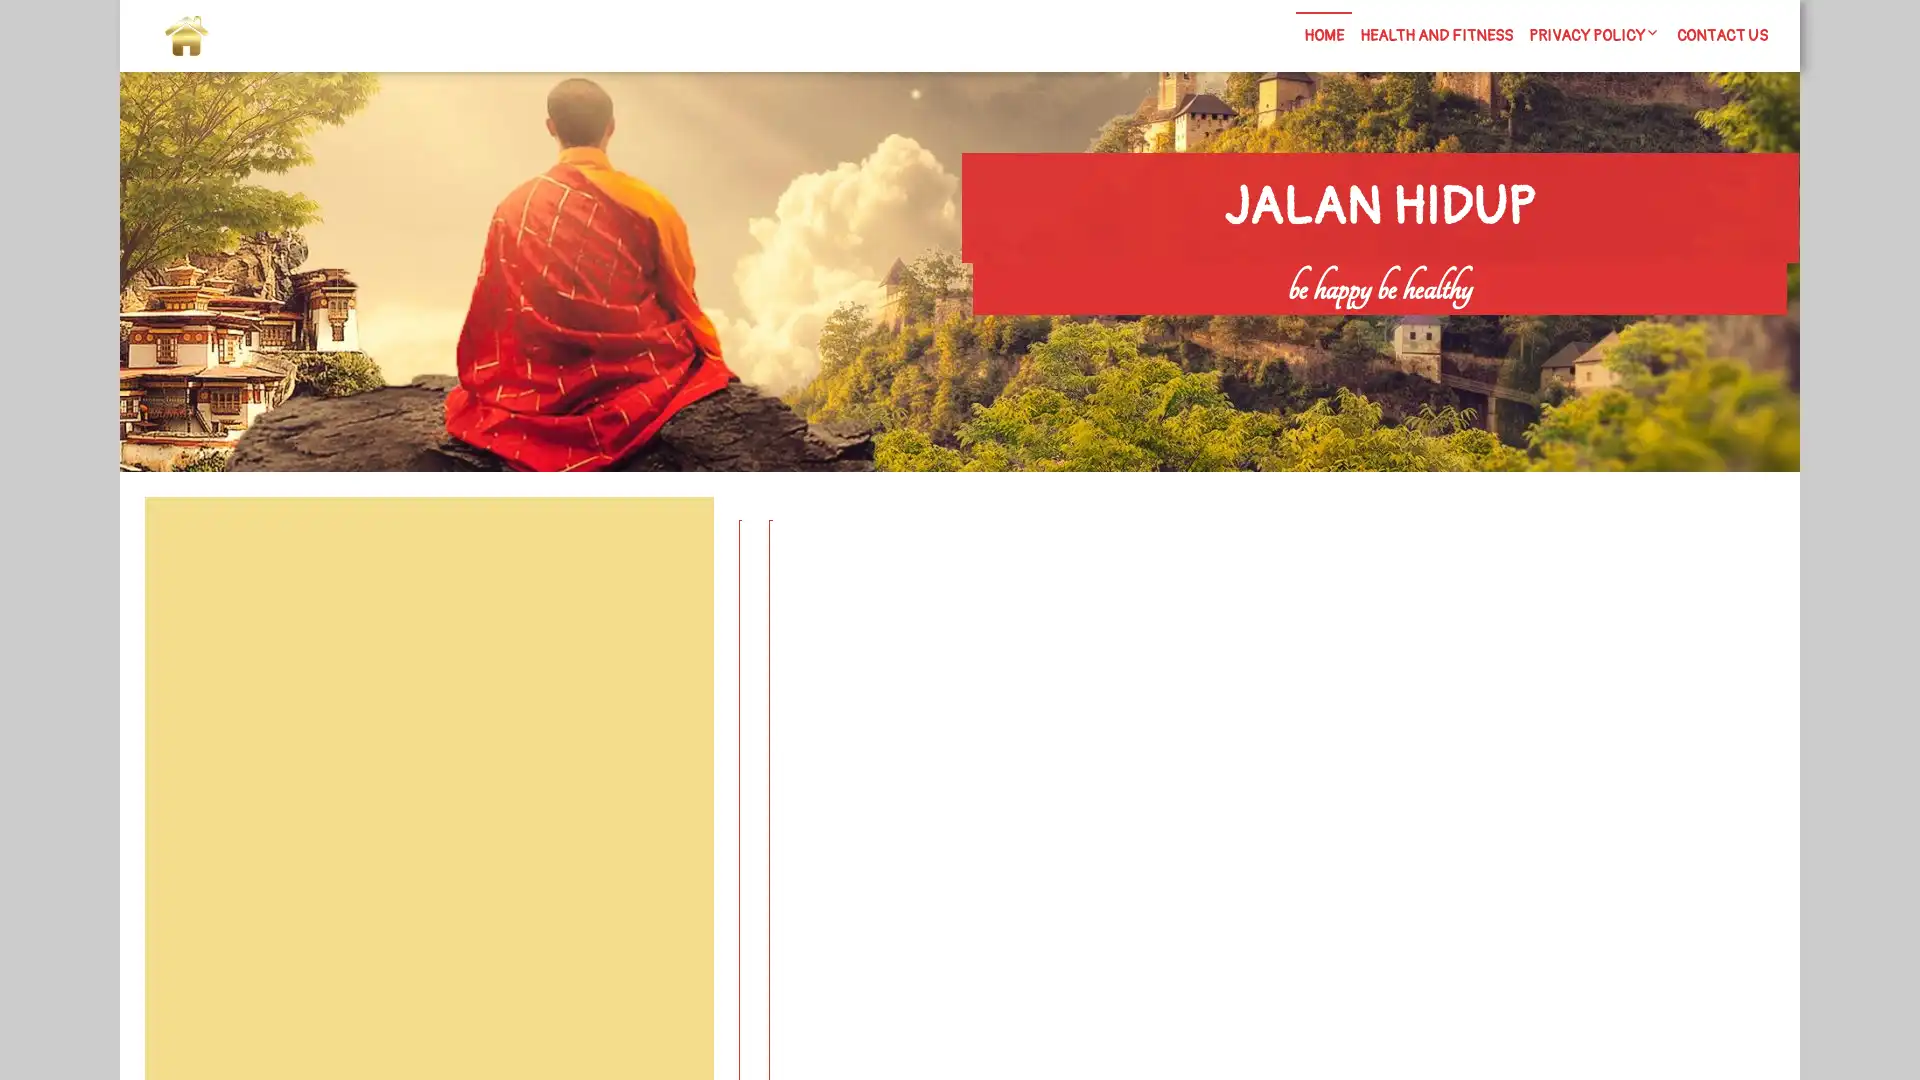 The image size is (1920, 1080). I want to click on Search, so click(667, 545).